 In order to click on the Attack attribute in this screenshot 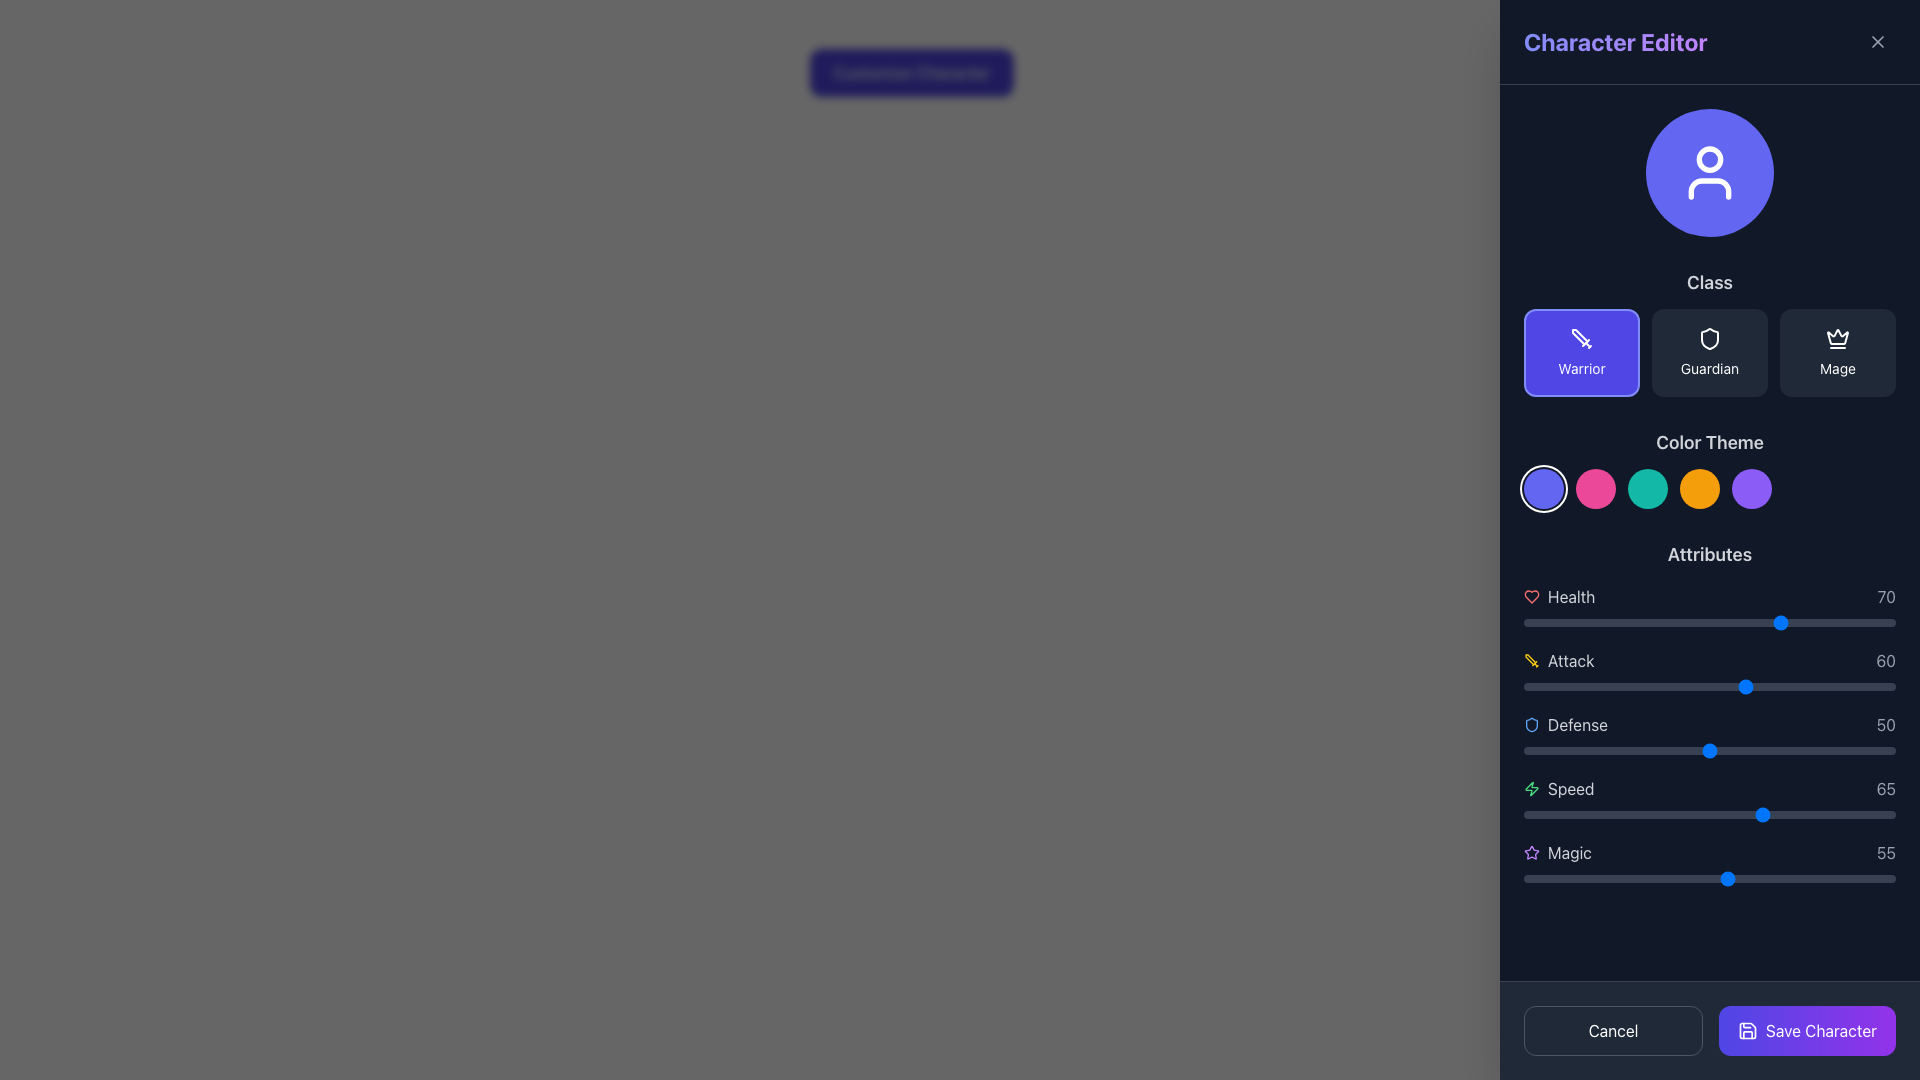, I will do `click(1635, 685)`.